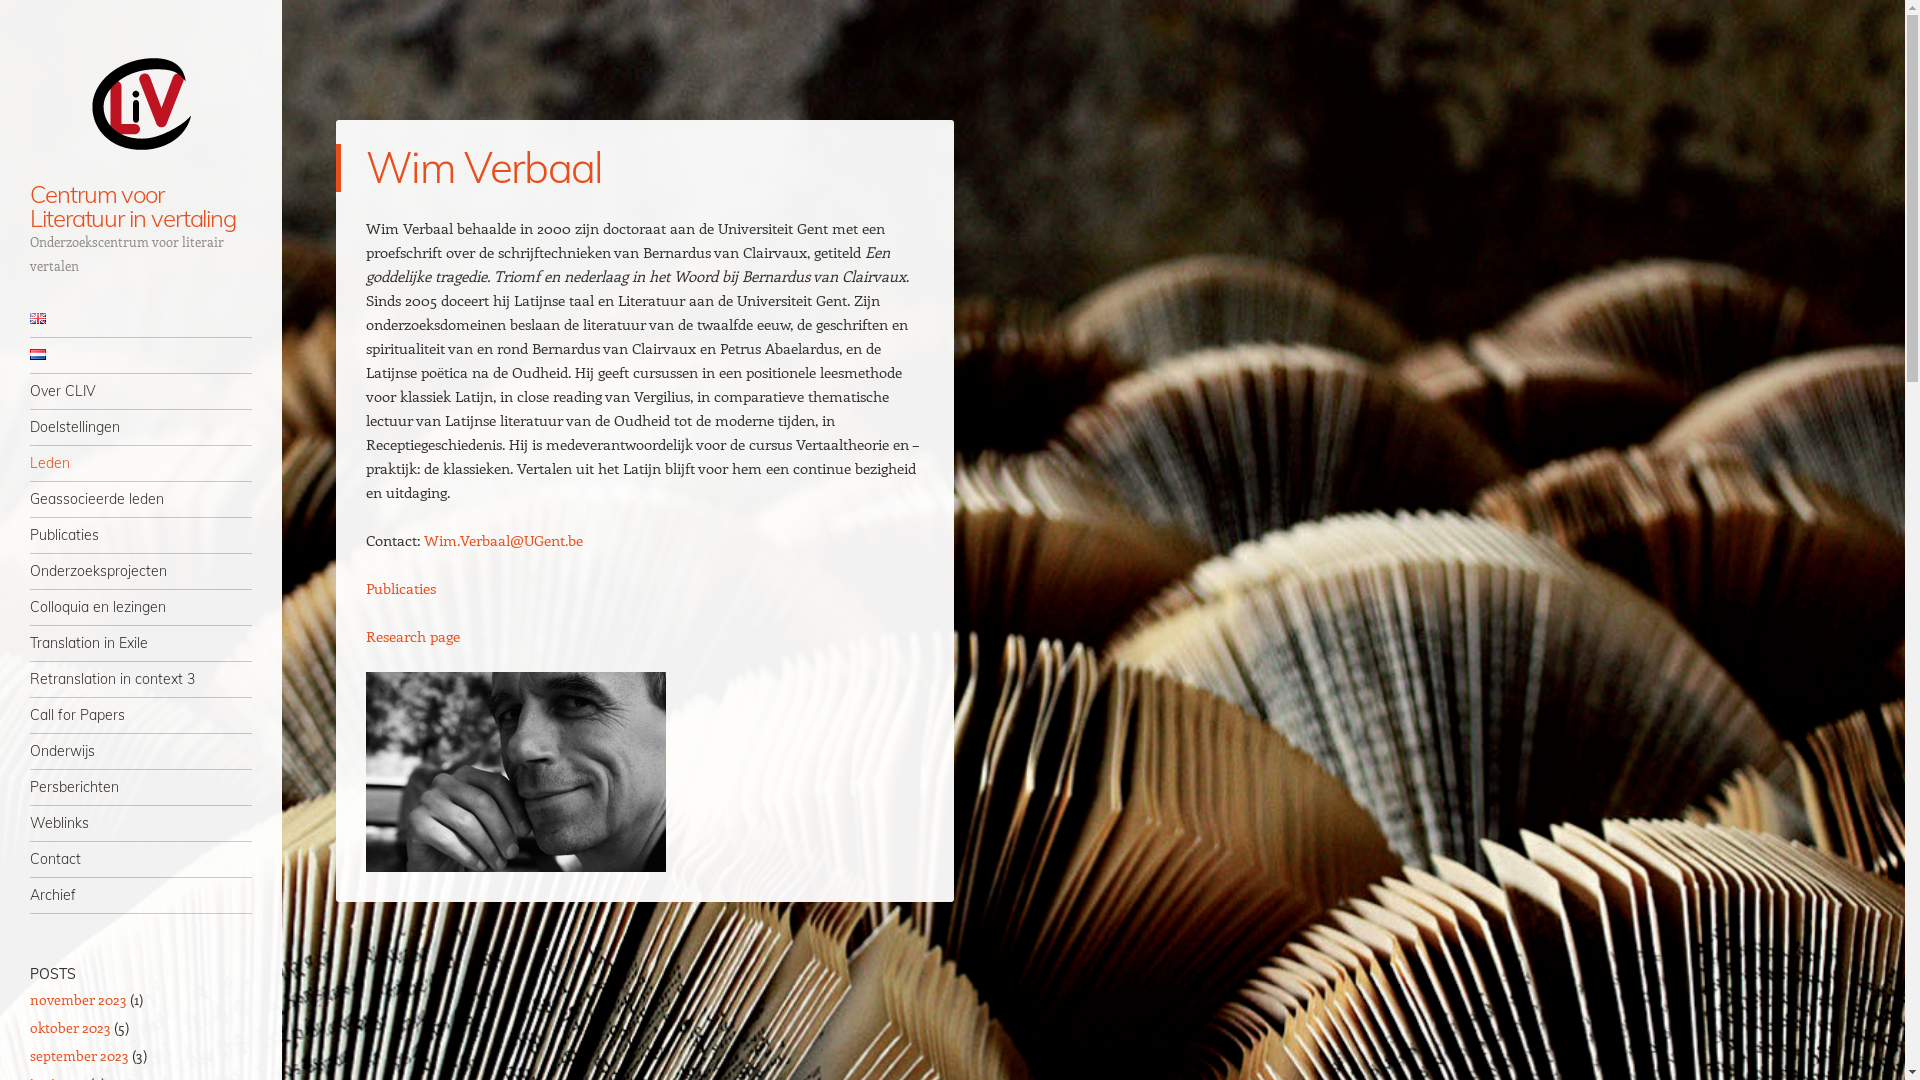  What do you see at coordinates (501, 540) in the screenshot?
I see `'Wim.Verbaal@UGent.be'` at bounding box center [501, 540].